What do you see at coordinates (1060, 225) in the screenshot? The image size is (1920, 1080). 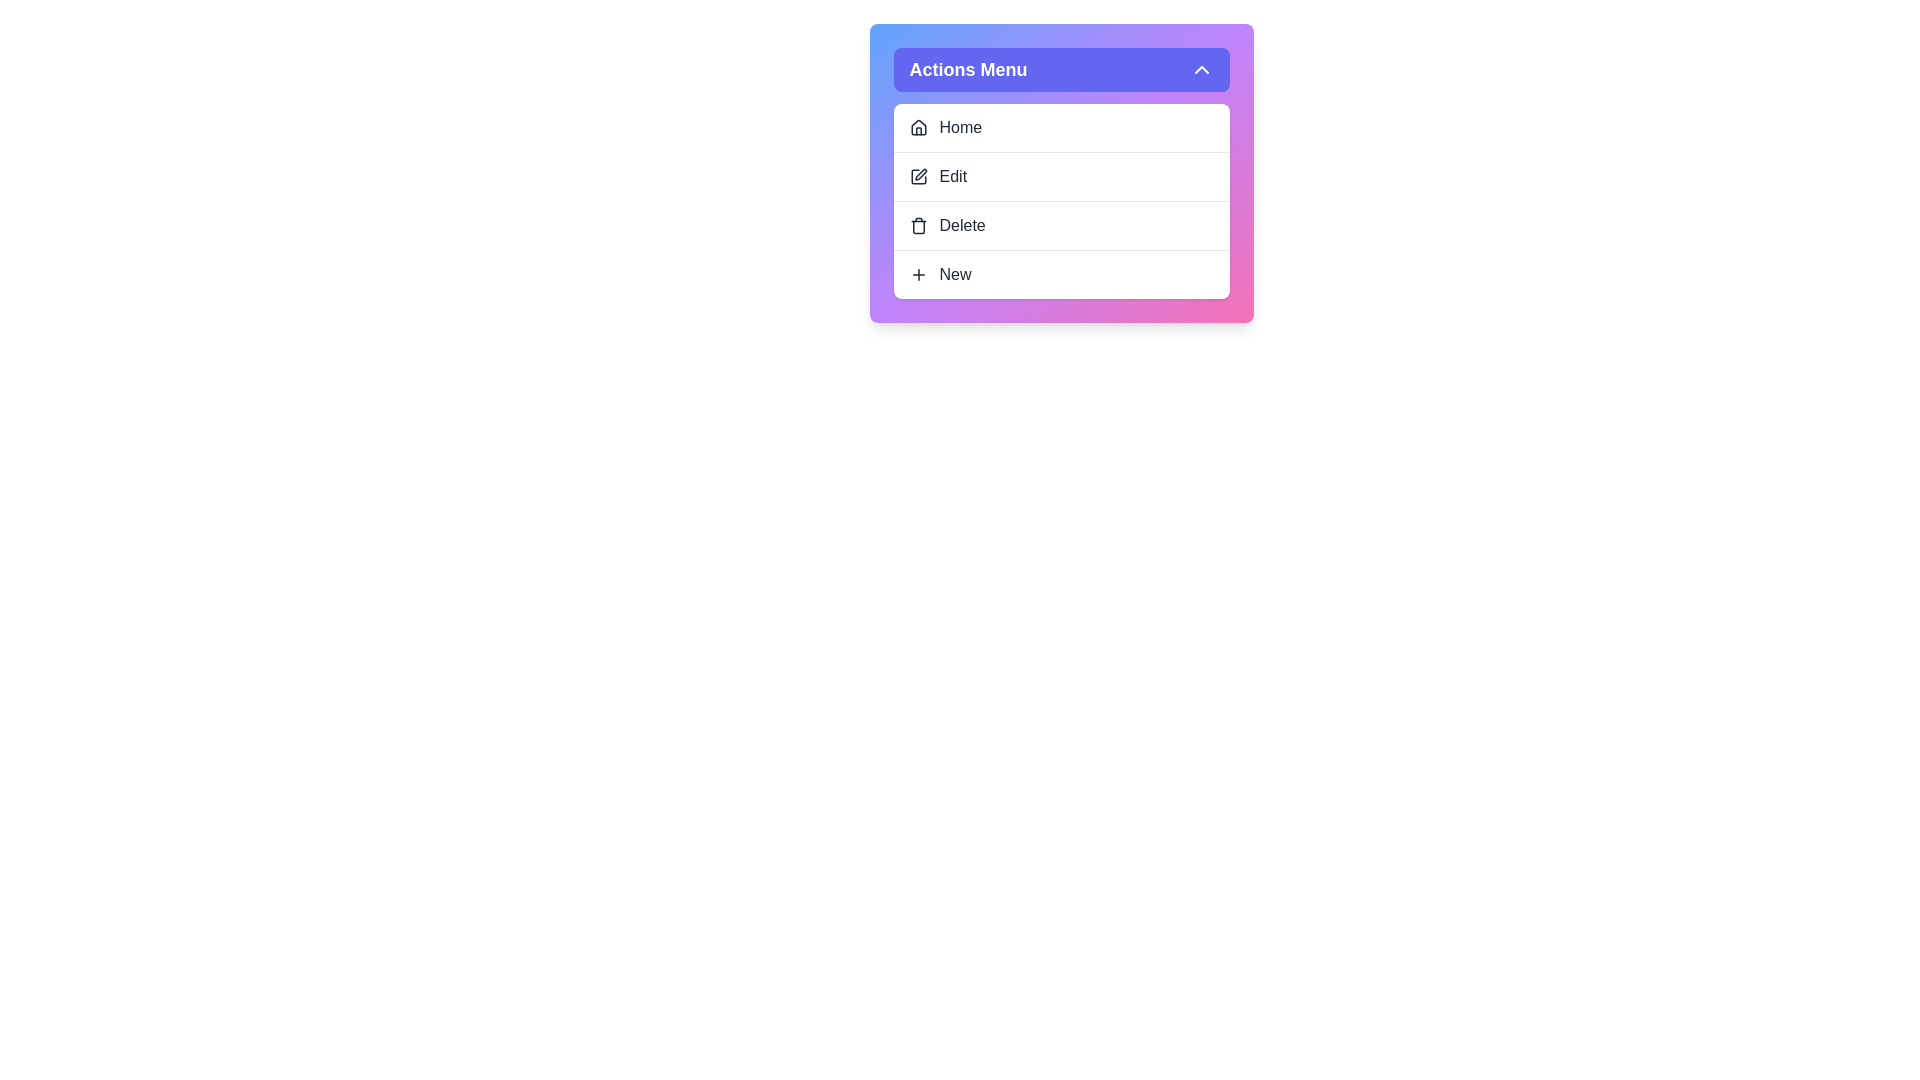 I see `the menu item Delete from the dropdown menu` at bounding box center [1060, 225].